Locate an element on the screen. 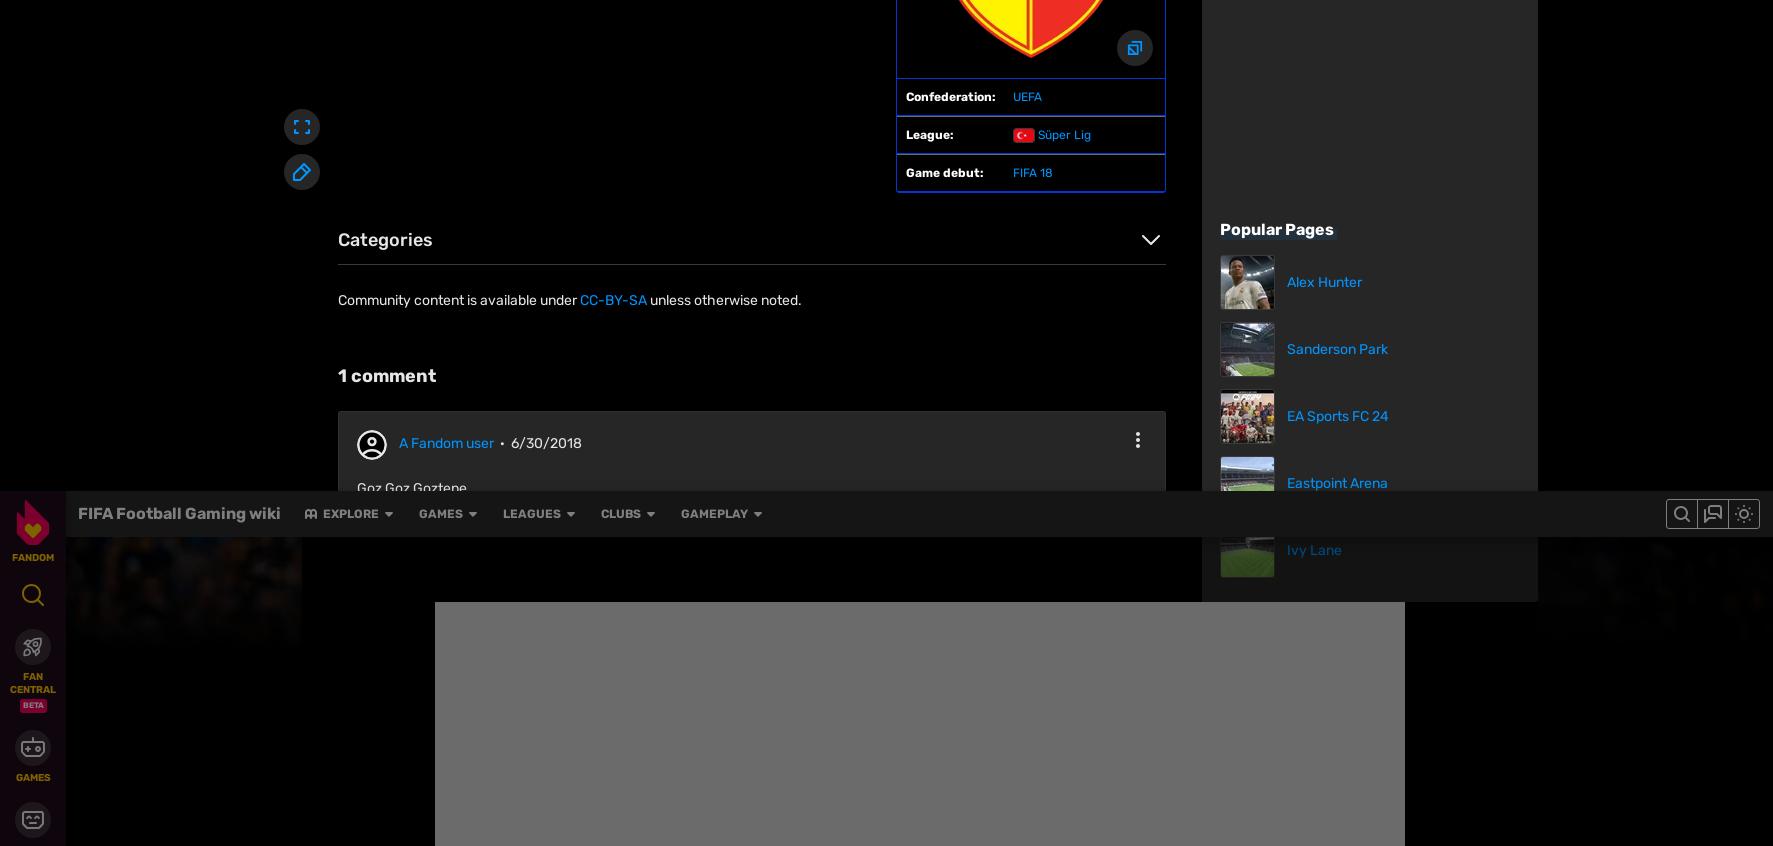 The image size is (1773, 846). 'Community Central' is located at coordinates (989, 818).